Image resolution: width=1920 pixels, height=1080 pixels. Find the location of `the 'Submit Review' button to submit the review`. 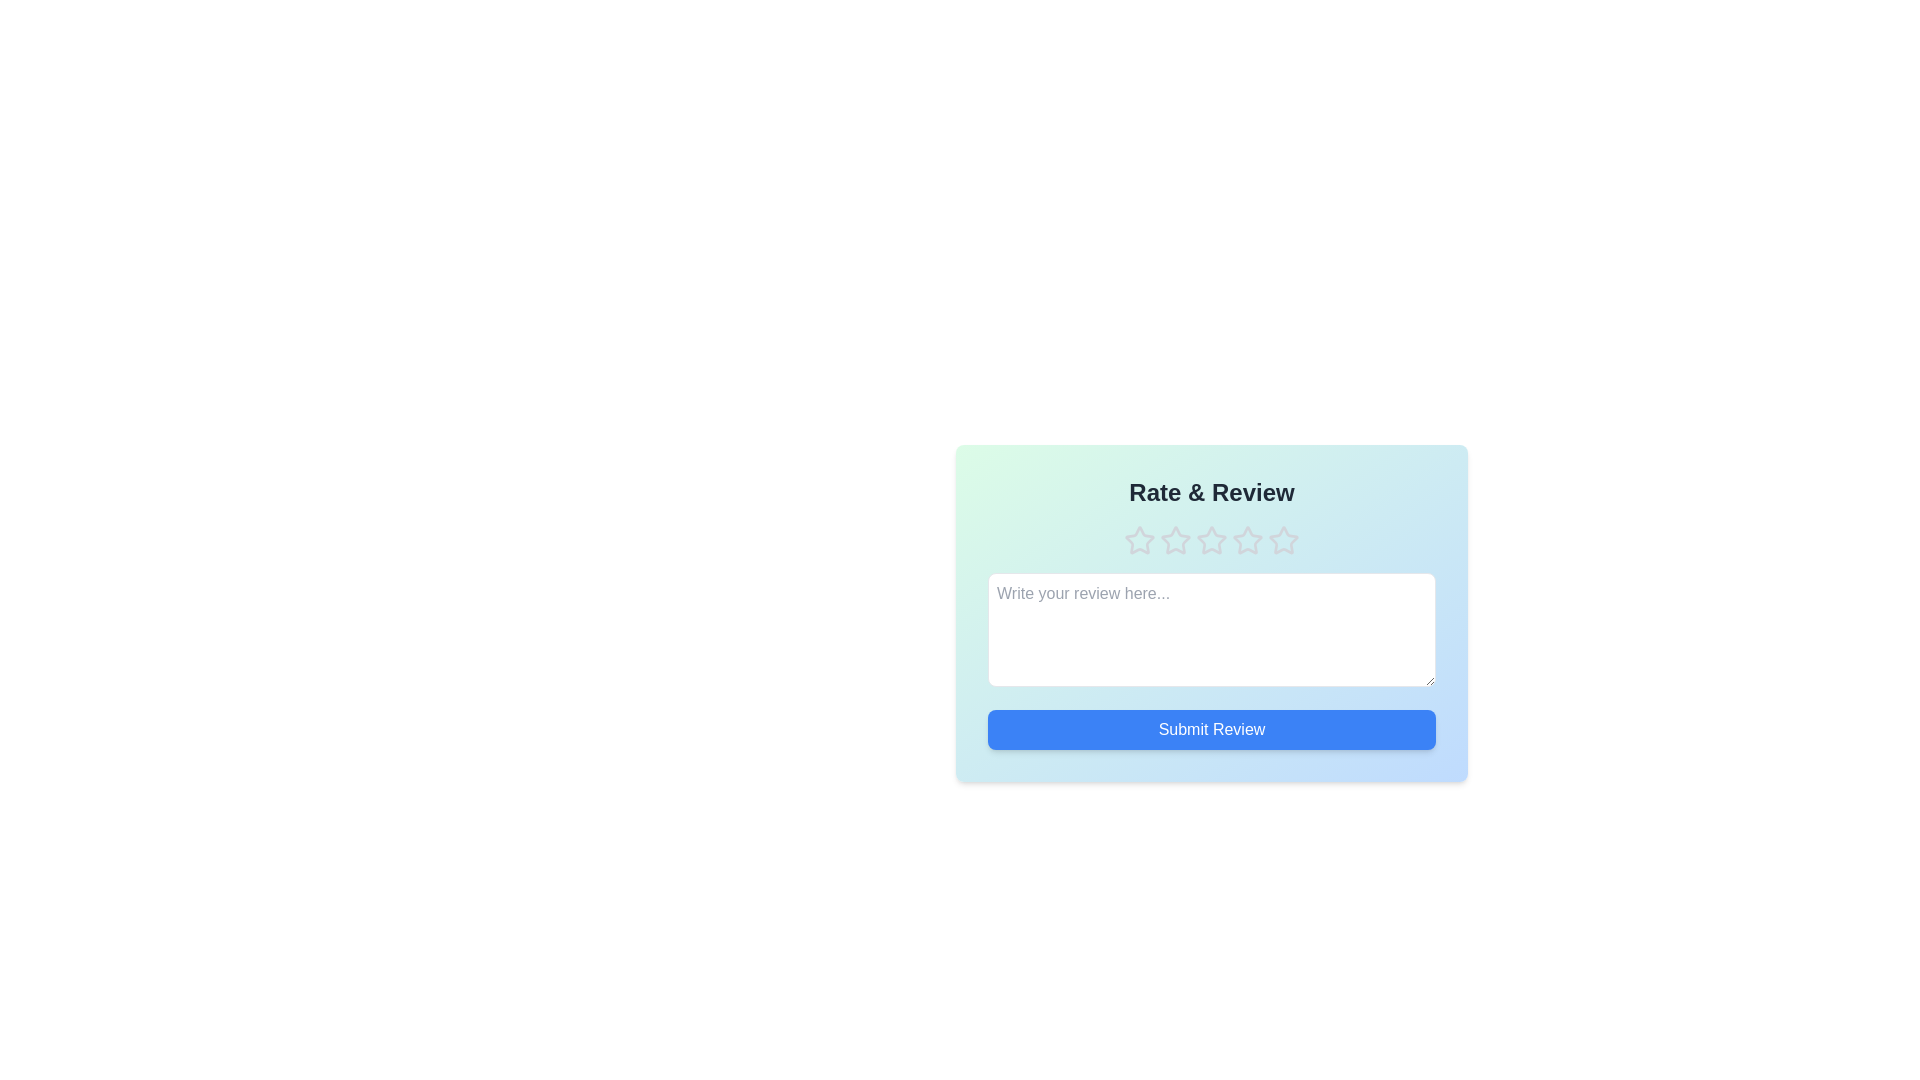

the 'Submit Review' button to submit the review is located at coordinates (1210, 729).